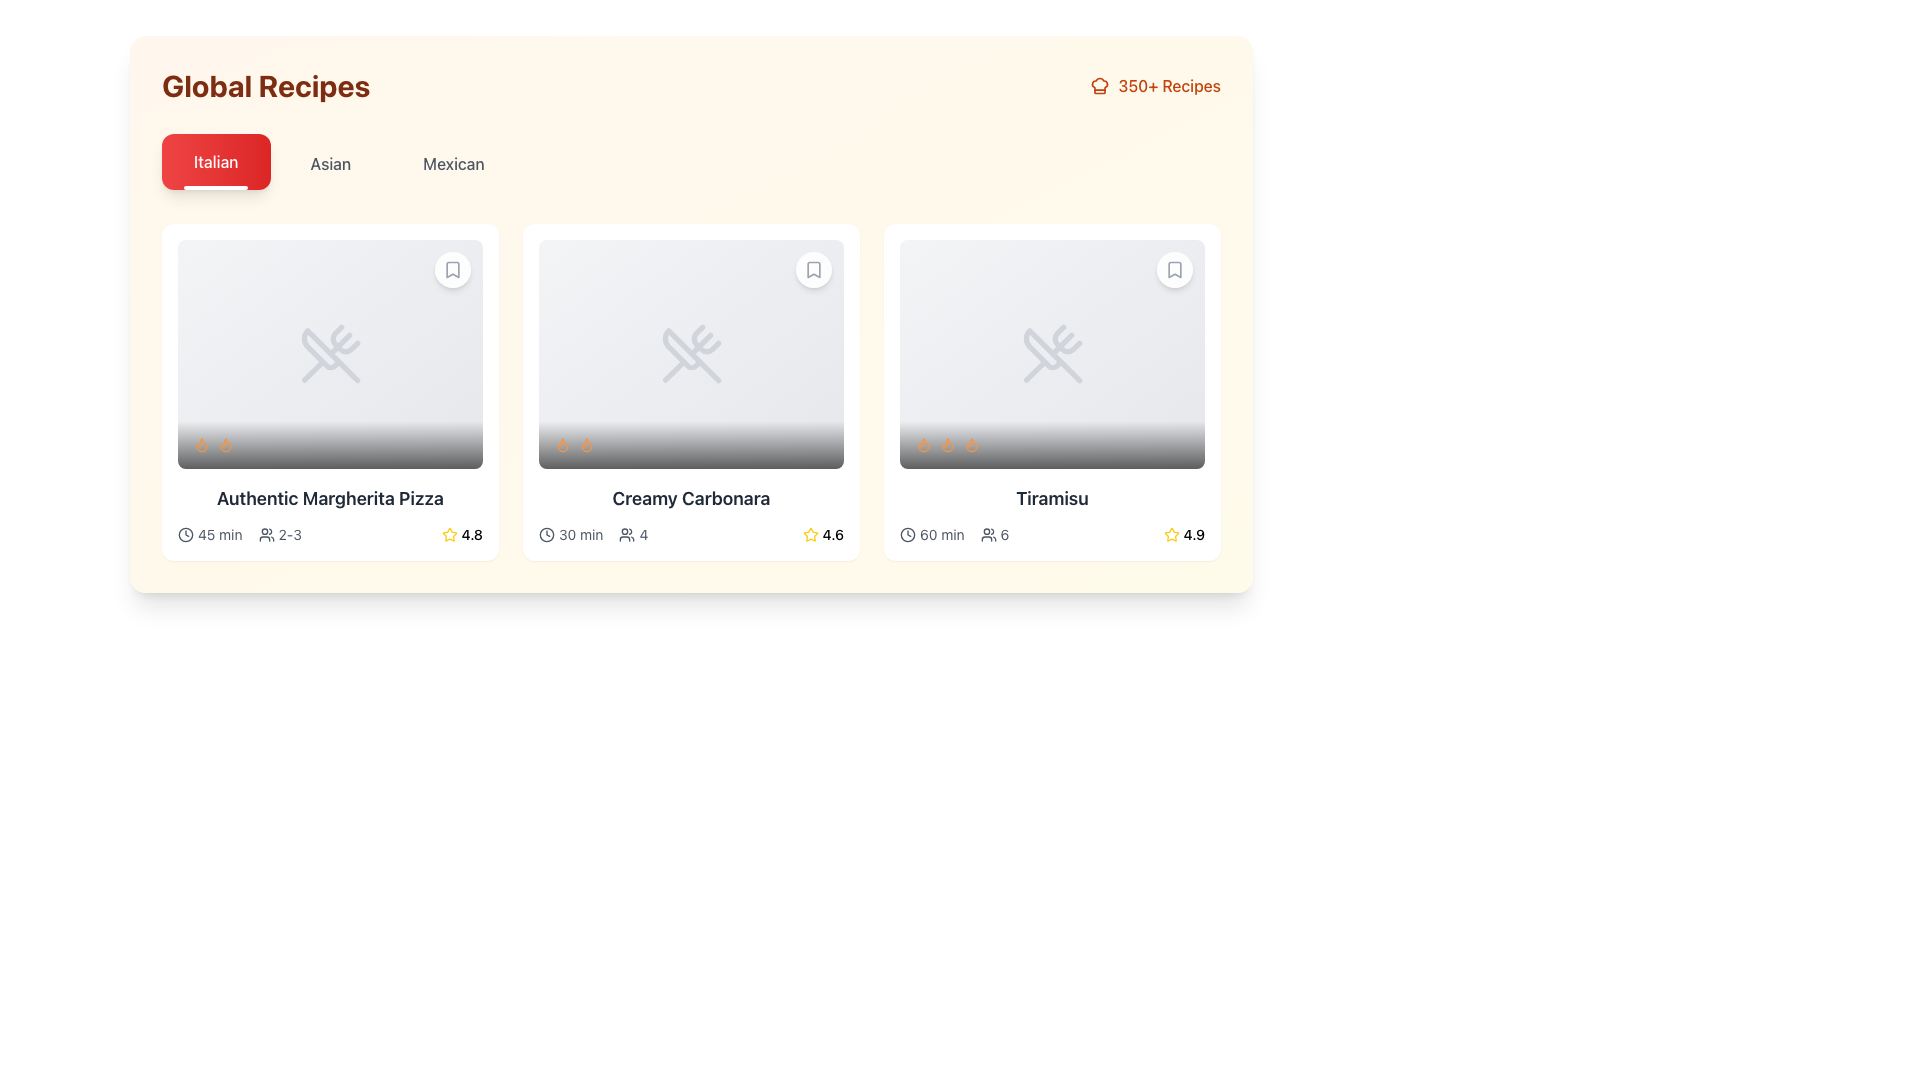 This screenshot has width=1920, height=1080. Describe the element at coordinates (994, 533) in the screenshot. I see `the value displayed in the label that indicates the number of individuals related to the item, located as the second element in the horizontal layout following the '60 min' label` at that location.